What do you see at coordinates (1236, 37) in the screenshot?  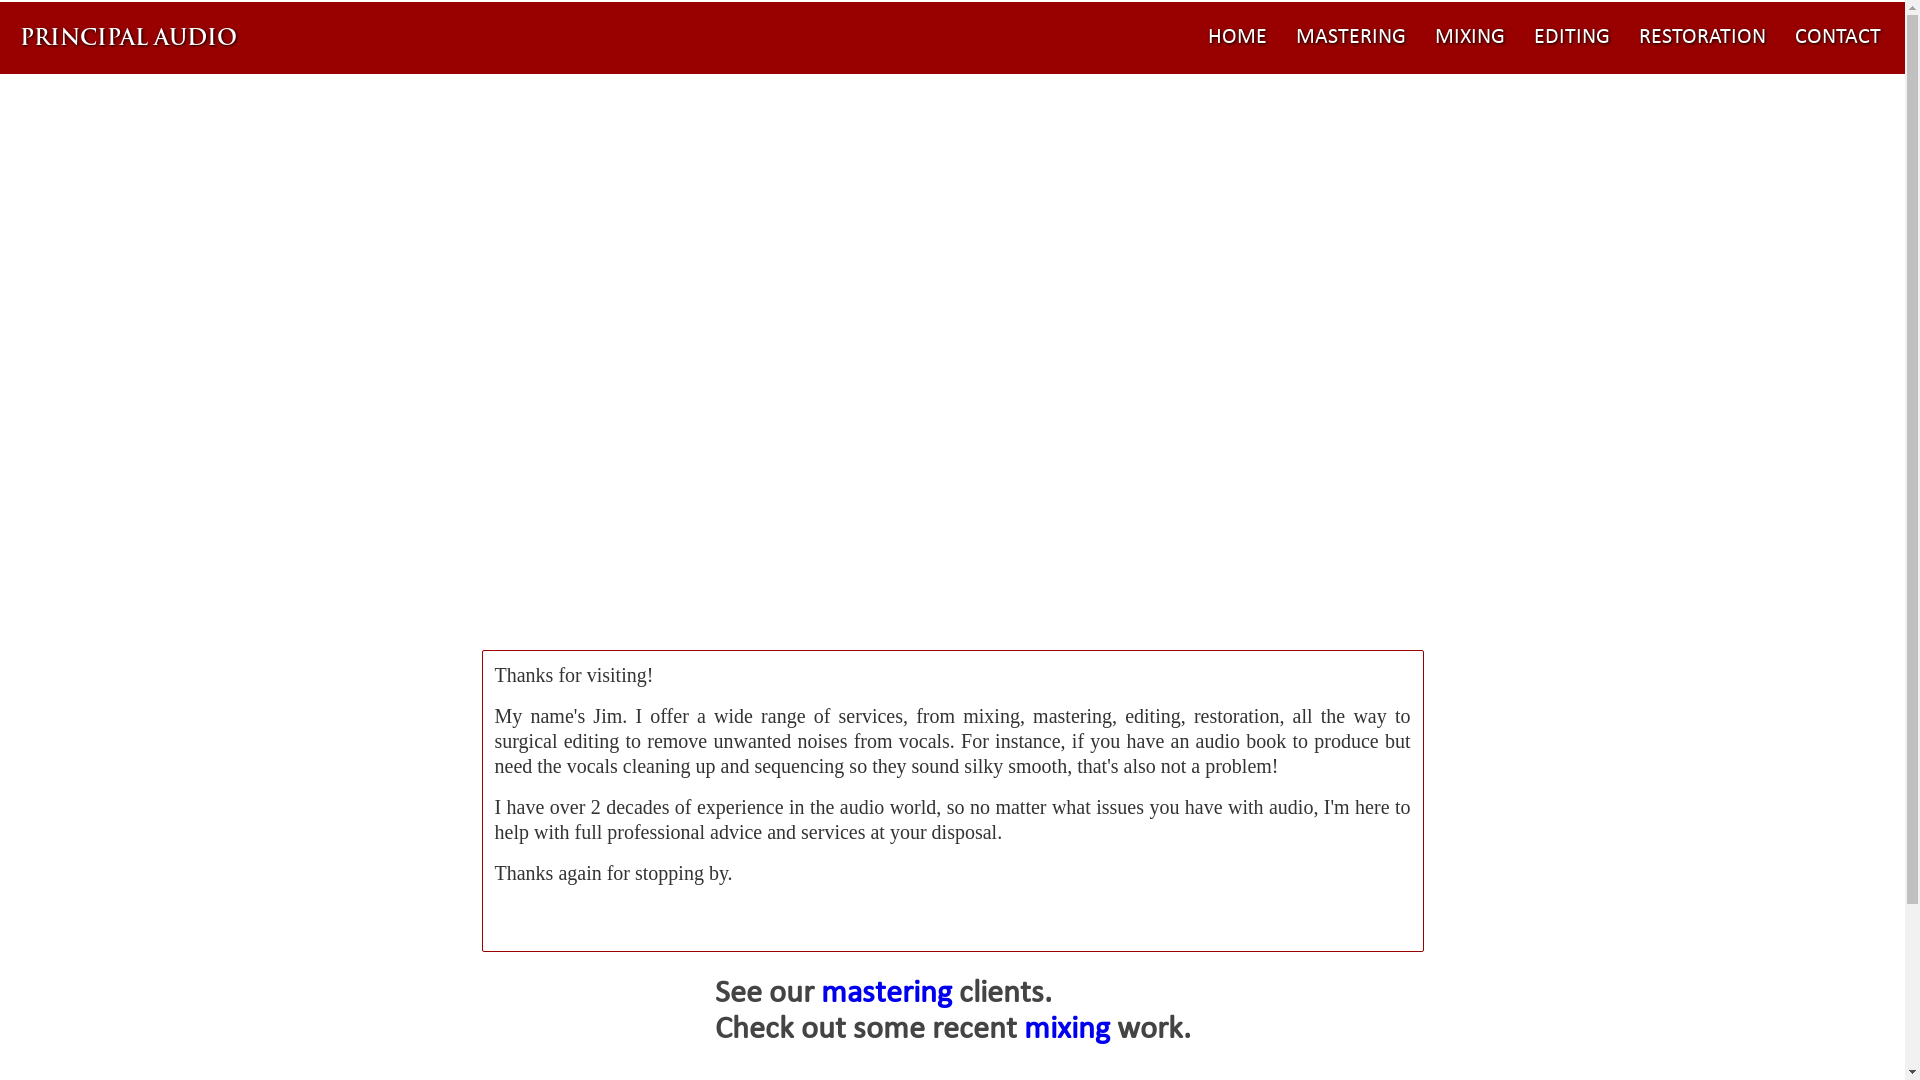 I see `'HOME'` at bounding box center [1236, 37].